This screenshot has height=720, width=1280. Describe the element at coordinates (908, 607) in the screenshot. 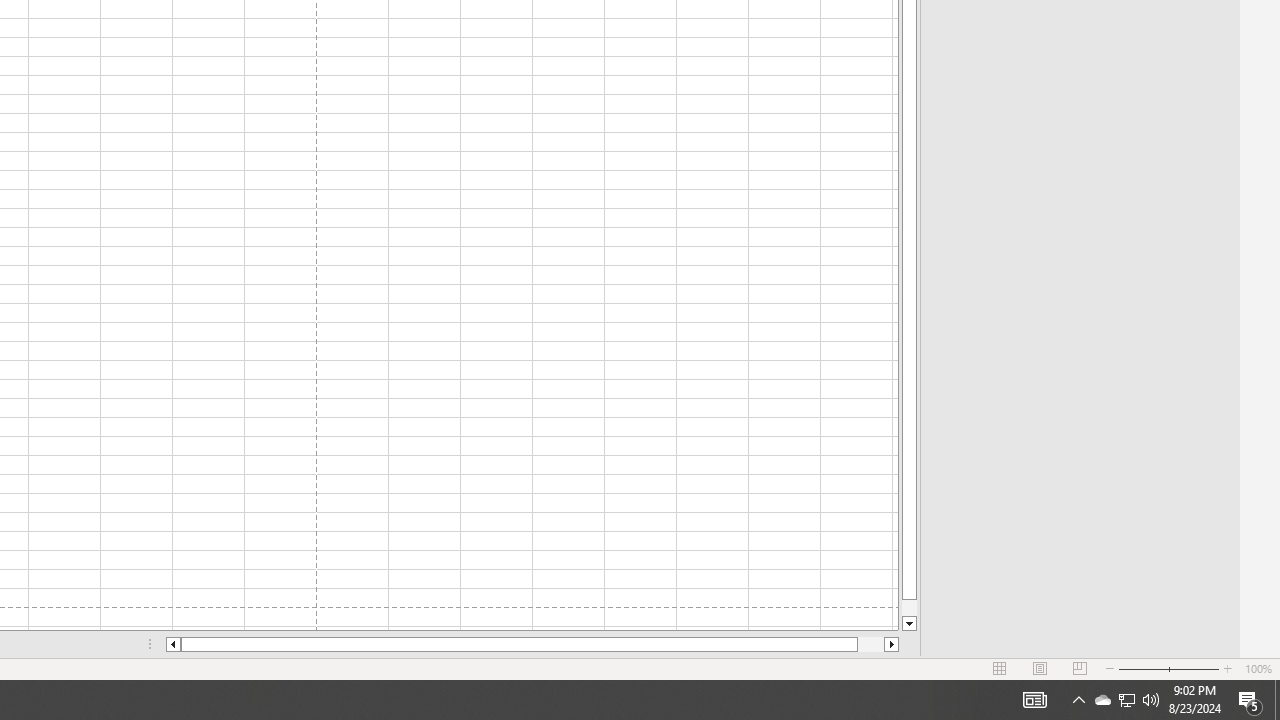

I see `'Page down'` at that location.